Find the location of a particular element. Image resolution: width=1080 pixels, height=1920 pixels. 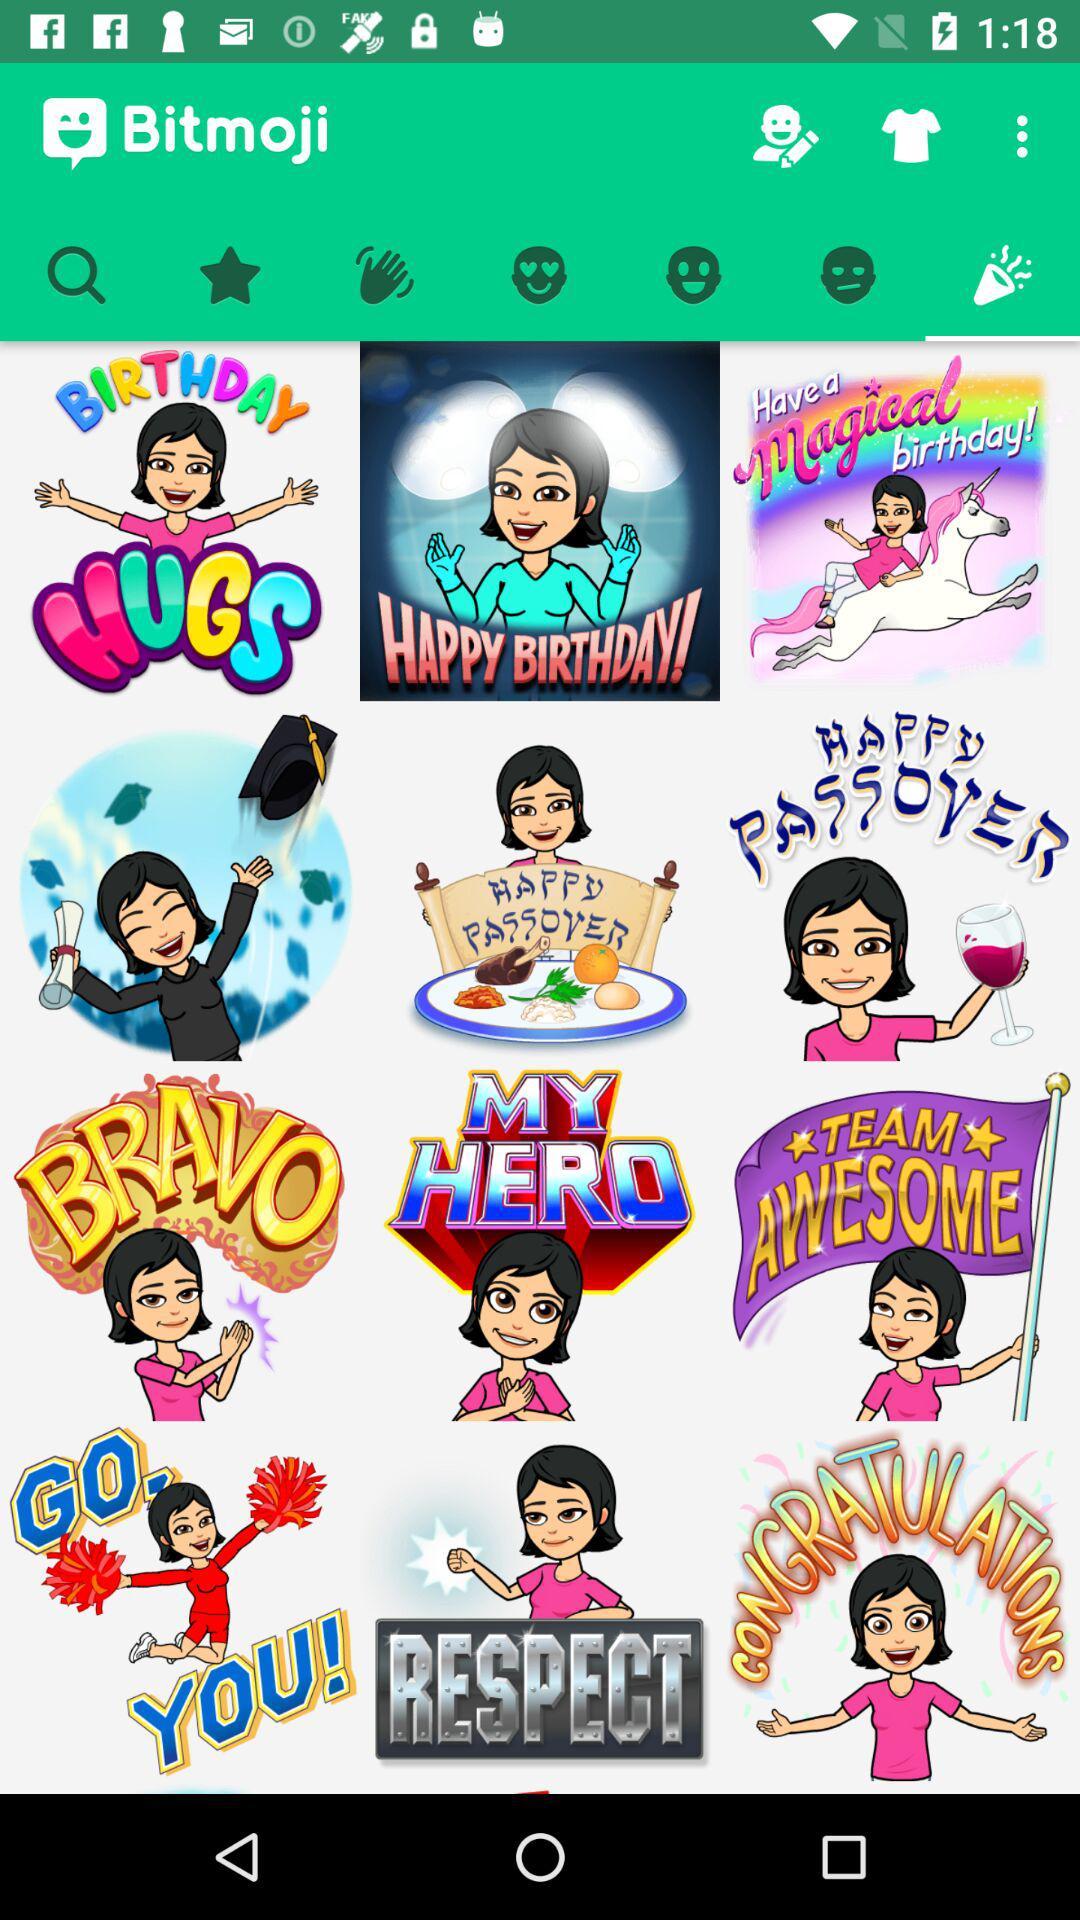

bravo sticker is located at coordinates (180, 1240).